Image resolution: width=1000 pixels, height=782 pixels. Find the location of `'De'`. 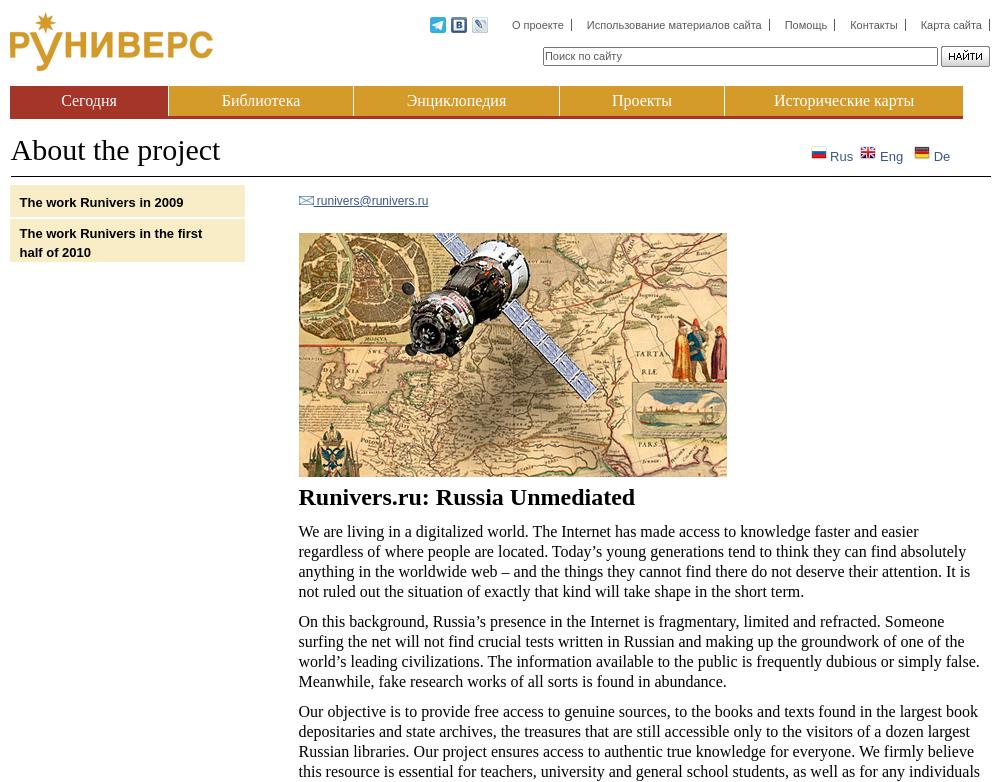

'De' is located at coordinates (939, 156).